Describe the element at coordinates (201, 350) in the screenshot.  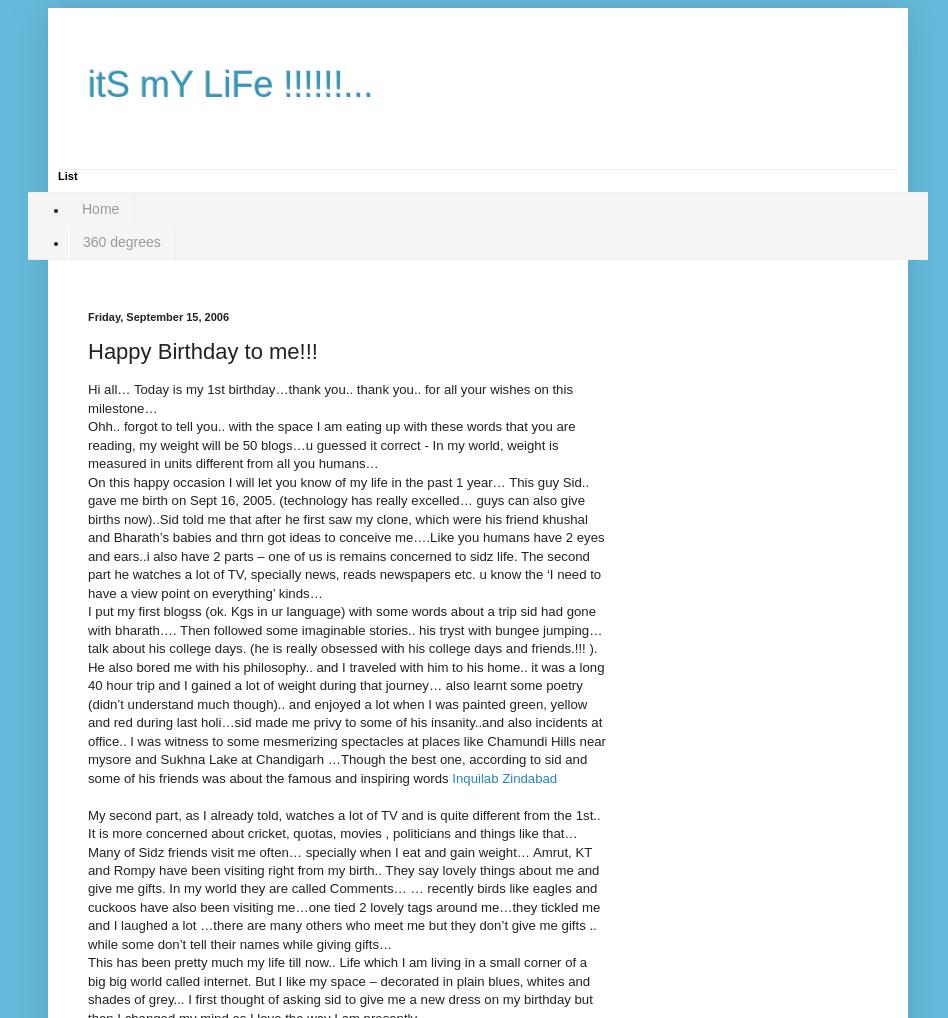
I see `'Happy Birthday to me!!!'` at that location.